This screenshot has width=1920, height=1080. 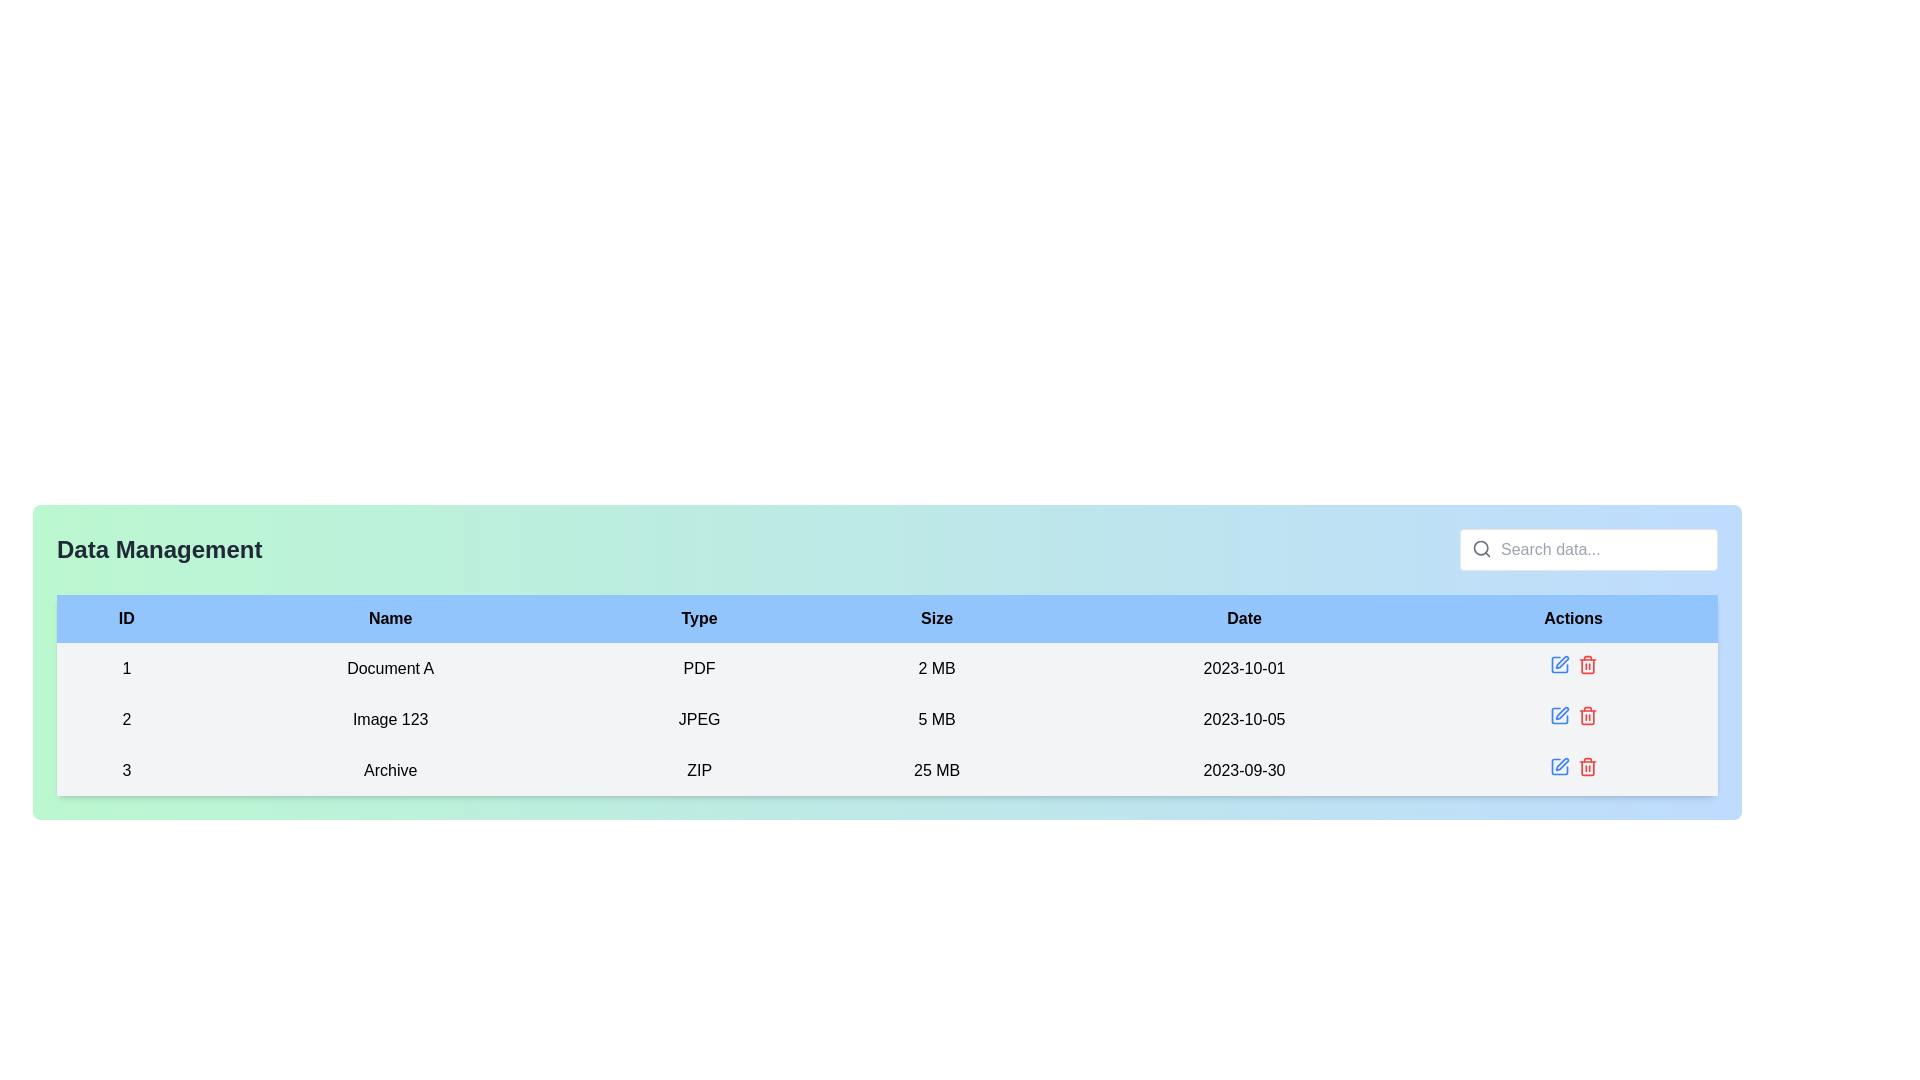 I want to click on the text display element showing '5 MB' in the 'Size' column of the table corresponding to 'Image 123', so click(x=936, y=718).